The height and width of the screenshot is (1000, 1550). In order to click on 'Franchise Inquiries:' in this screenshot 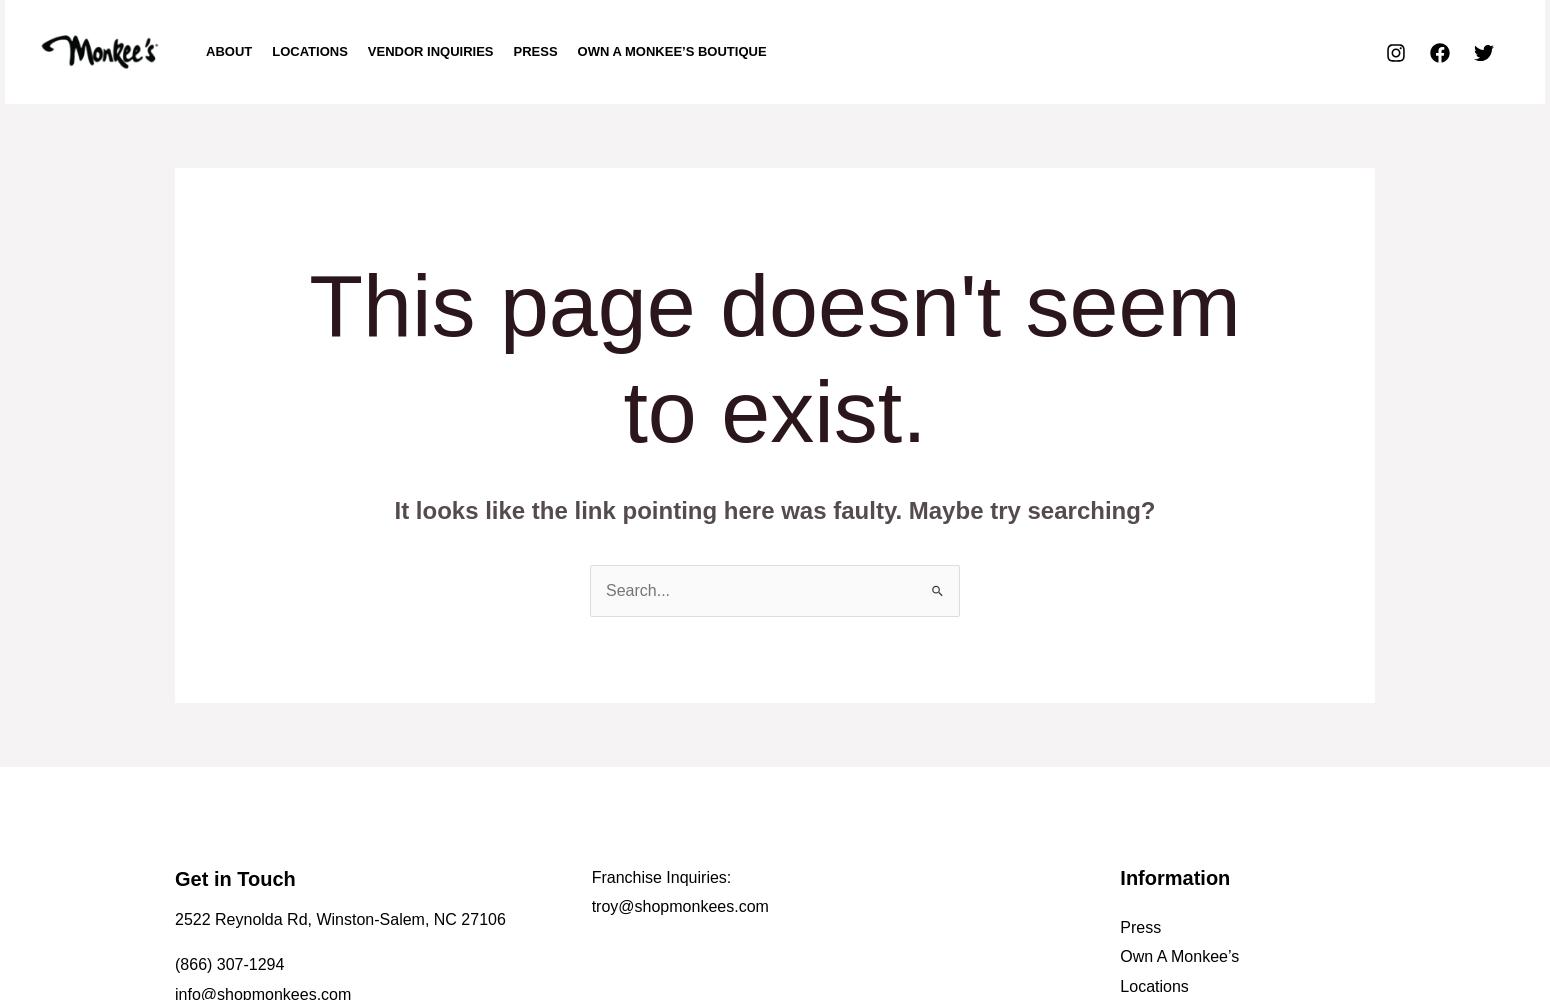, I will do `click(660, 876)`.